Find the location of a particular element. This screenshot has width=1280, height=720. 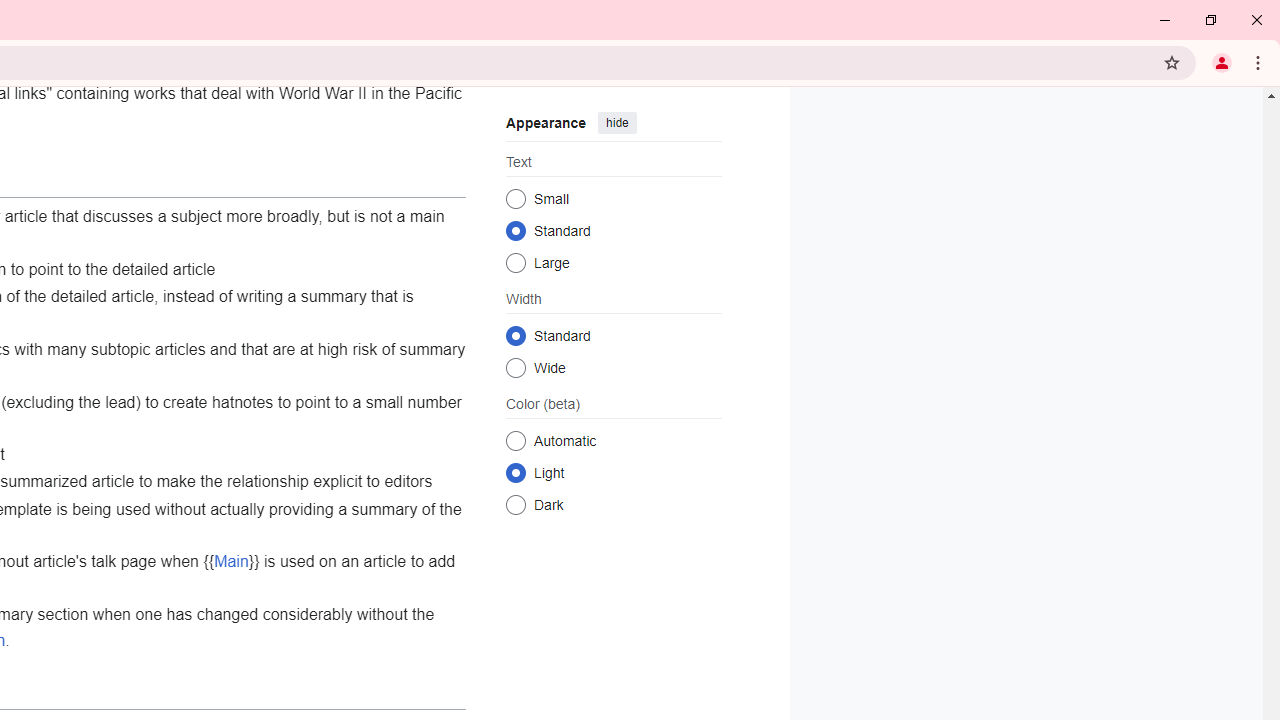

'Small' is located at coordinates (515, 198).